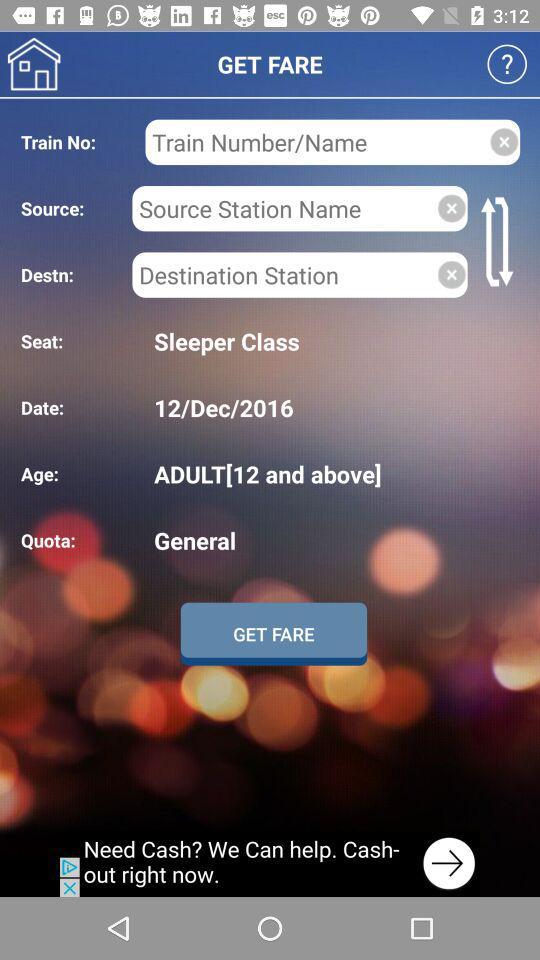 The width and height of the screenshot is (540, 960). I want to click on click help option, so click(507, 64).